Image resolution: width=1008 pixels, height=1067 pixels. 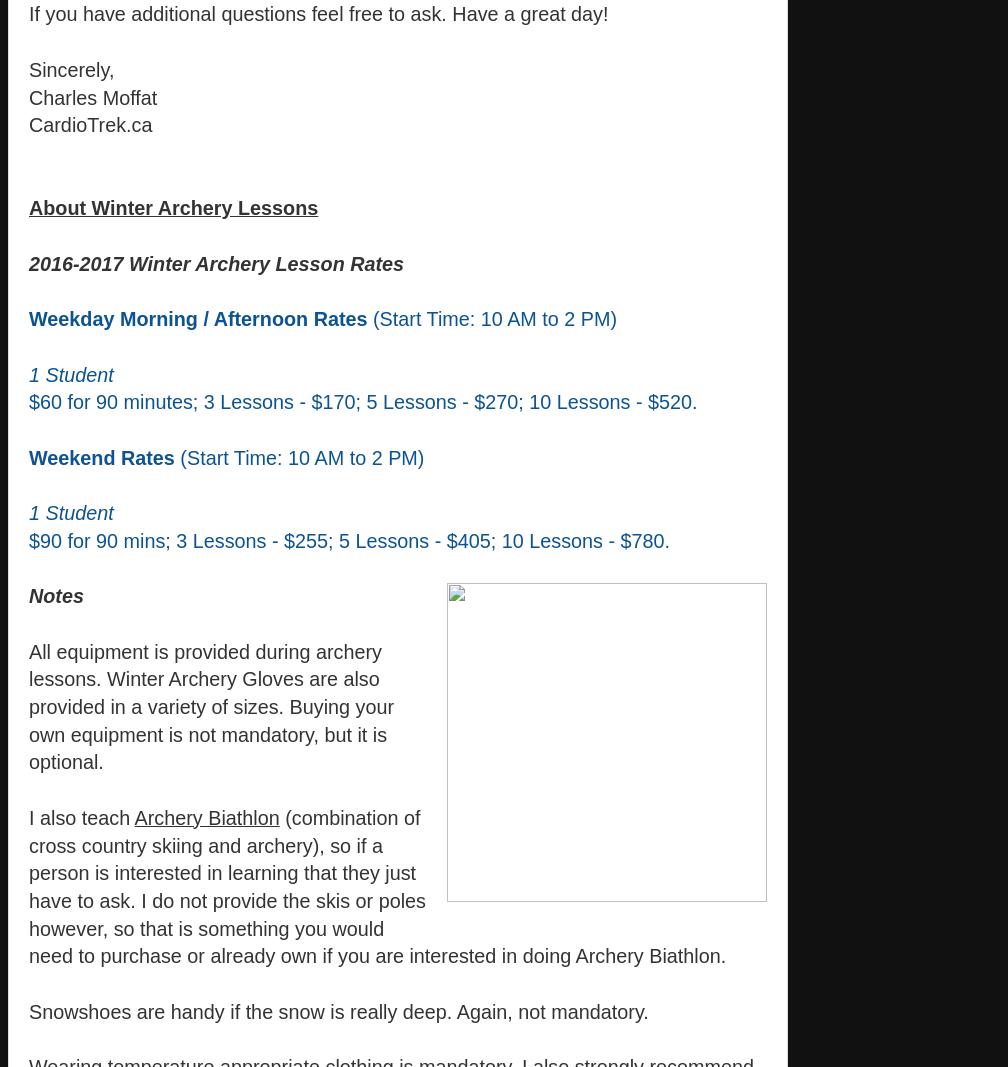 I want to click on 'Notes', so click(x=56, y=596).